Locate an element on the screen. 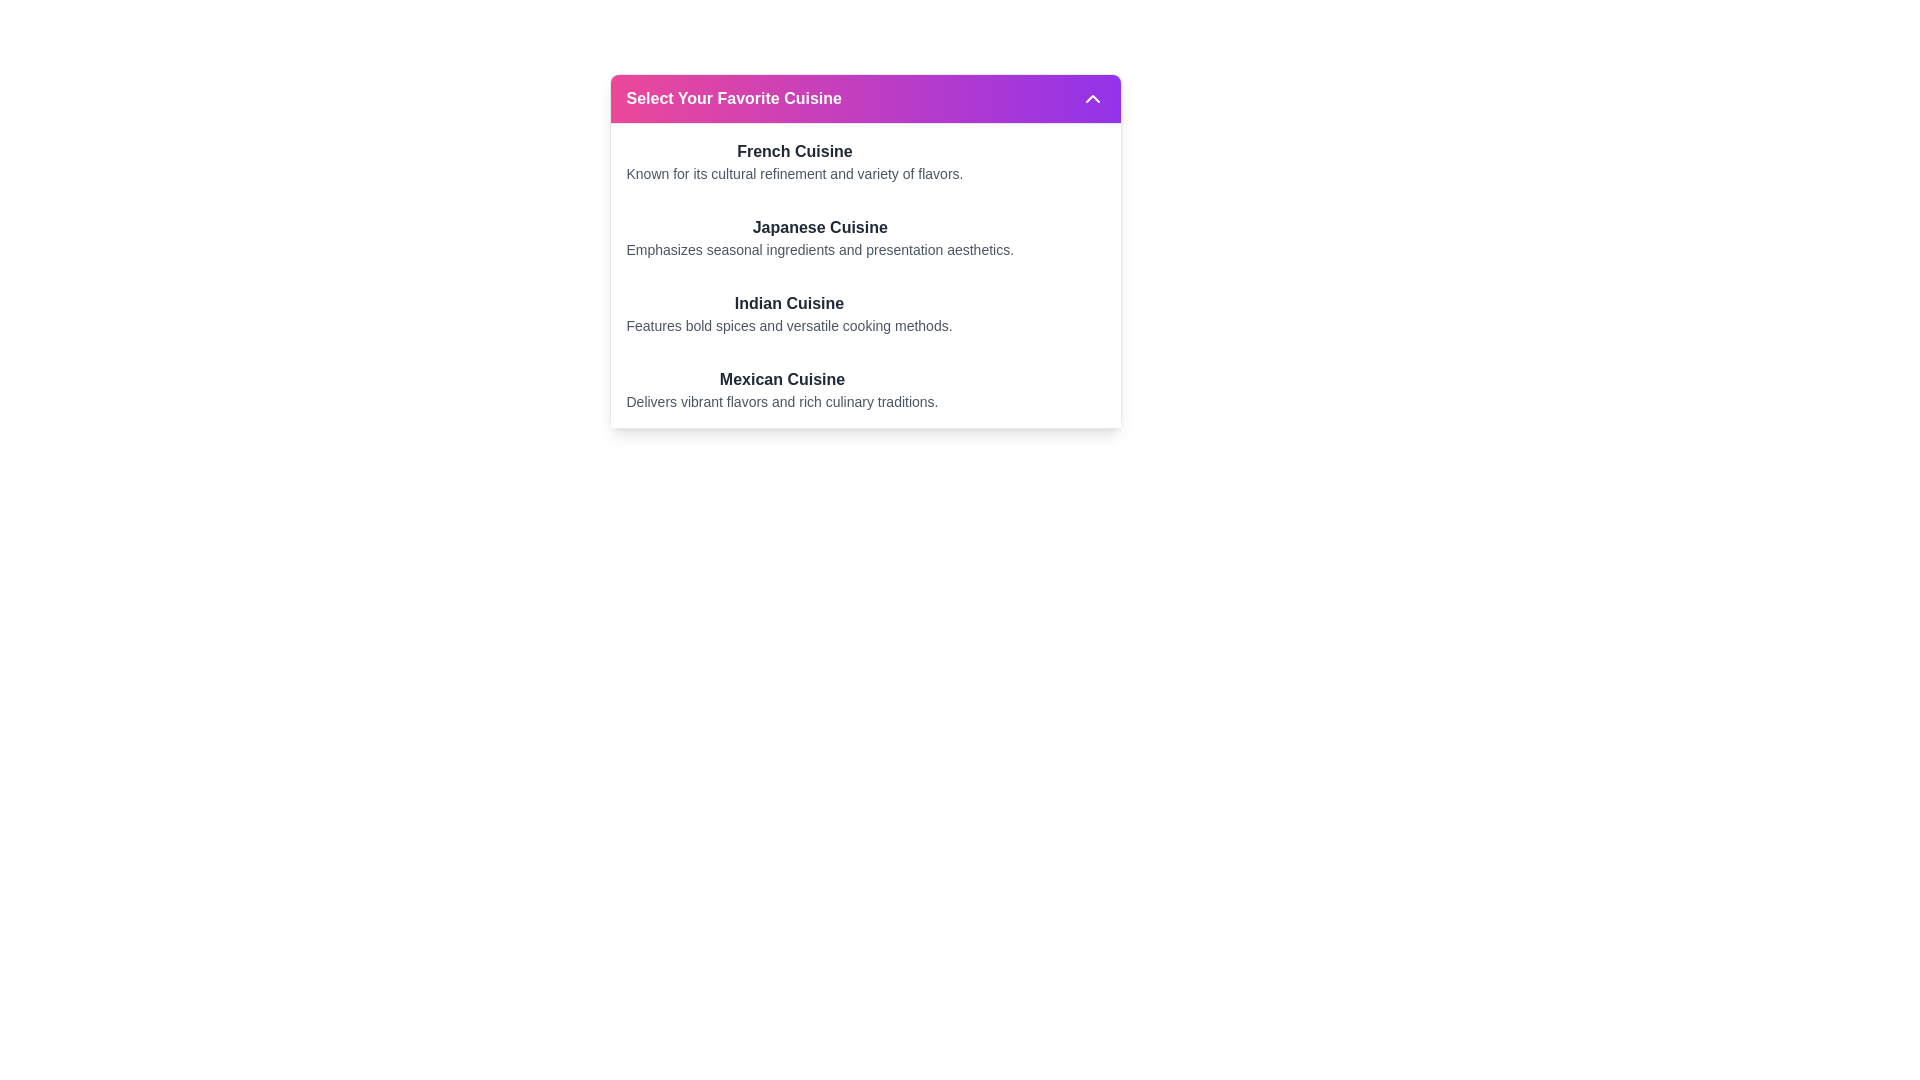 This screenshot has height=1080, width=1920. the static text content that provides supplemental information for the 'French Cuisine' heading, located directly below it is located at coordinates (793, 172).